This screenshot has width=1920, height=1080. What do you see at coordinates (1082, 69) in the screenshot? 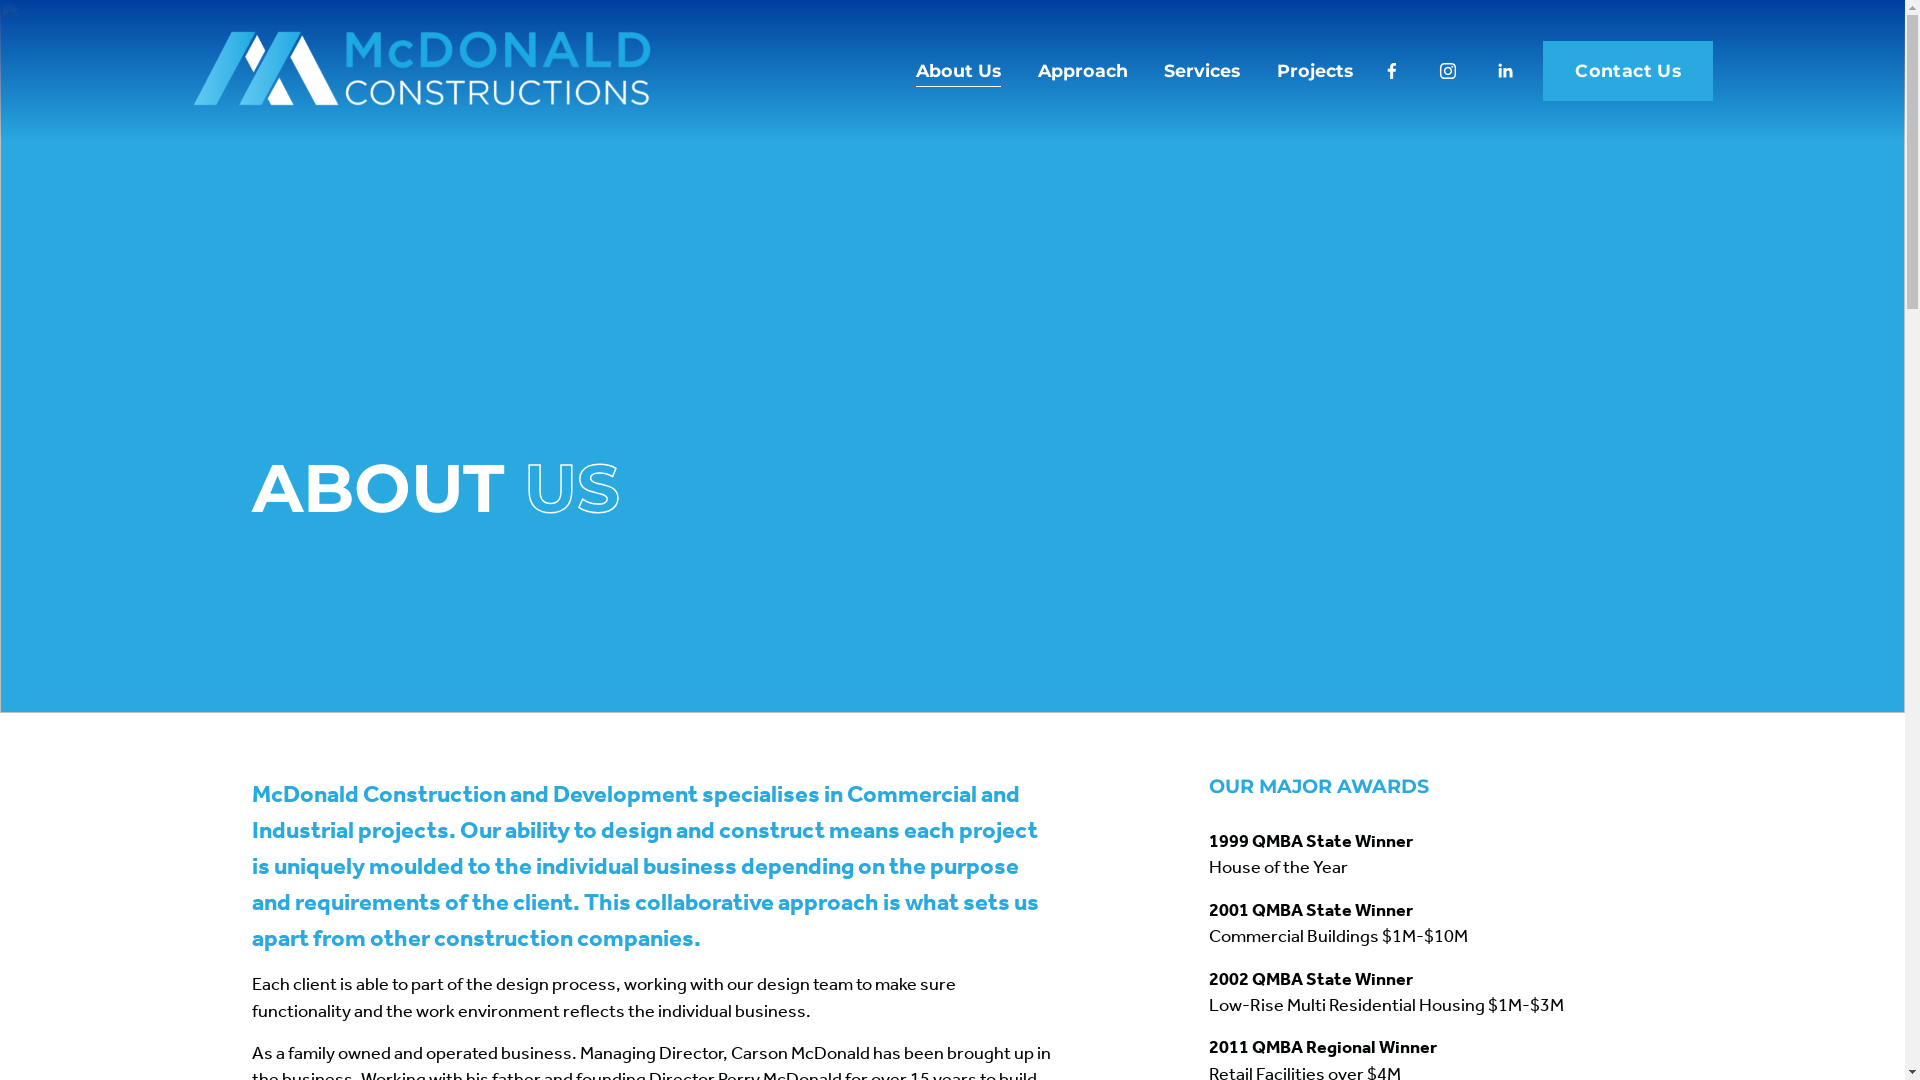
I see `'Approach'` at bounding box center [1082, 69].